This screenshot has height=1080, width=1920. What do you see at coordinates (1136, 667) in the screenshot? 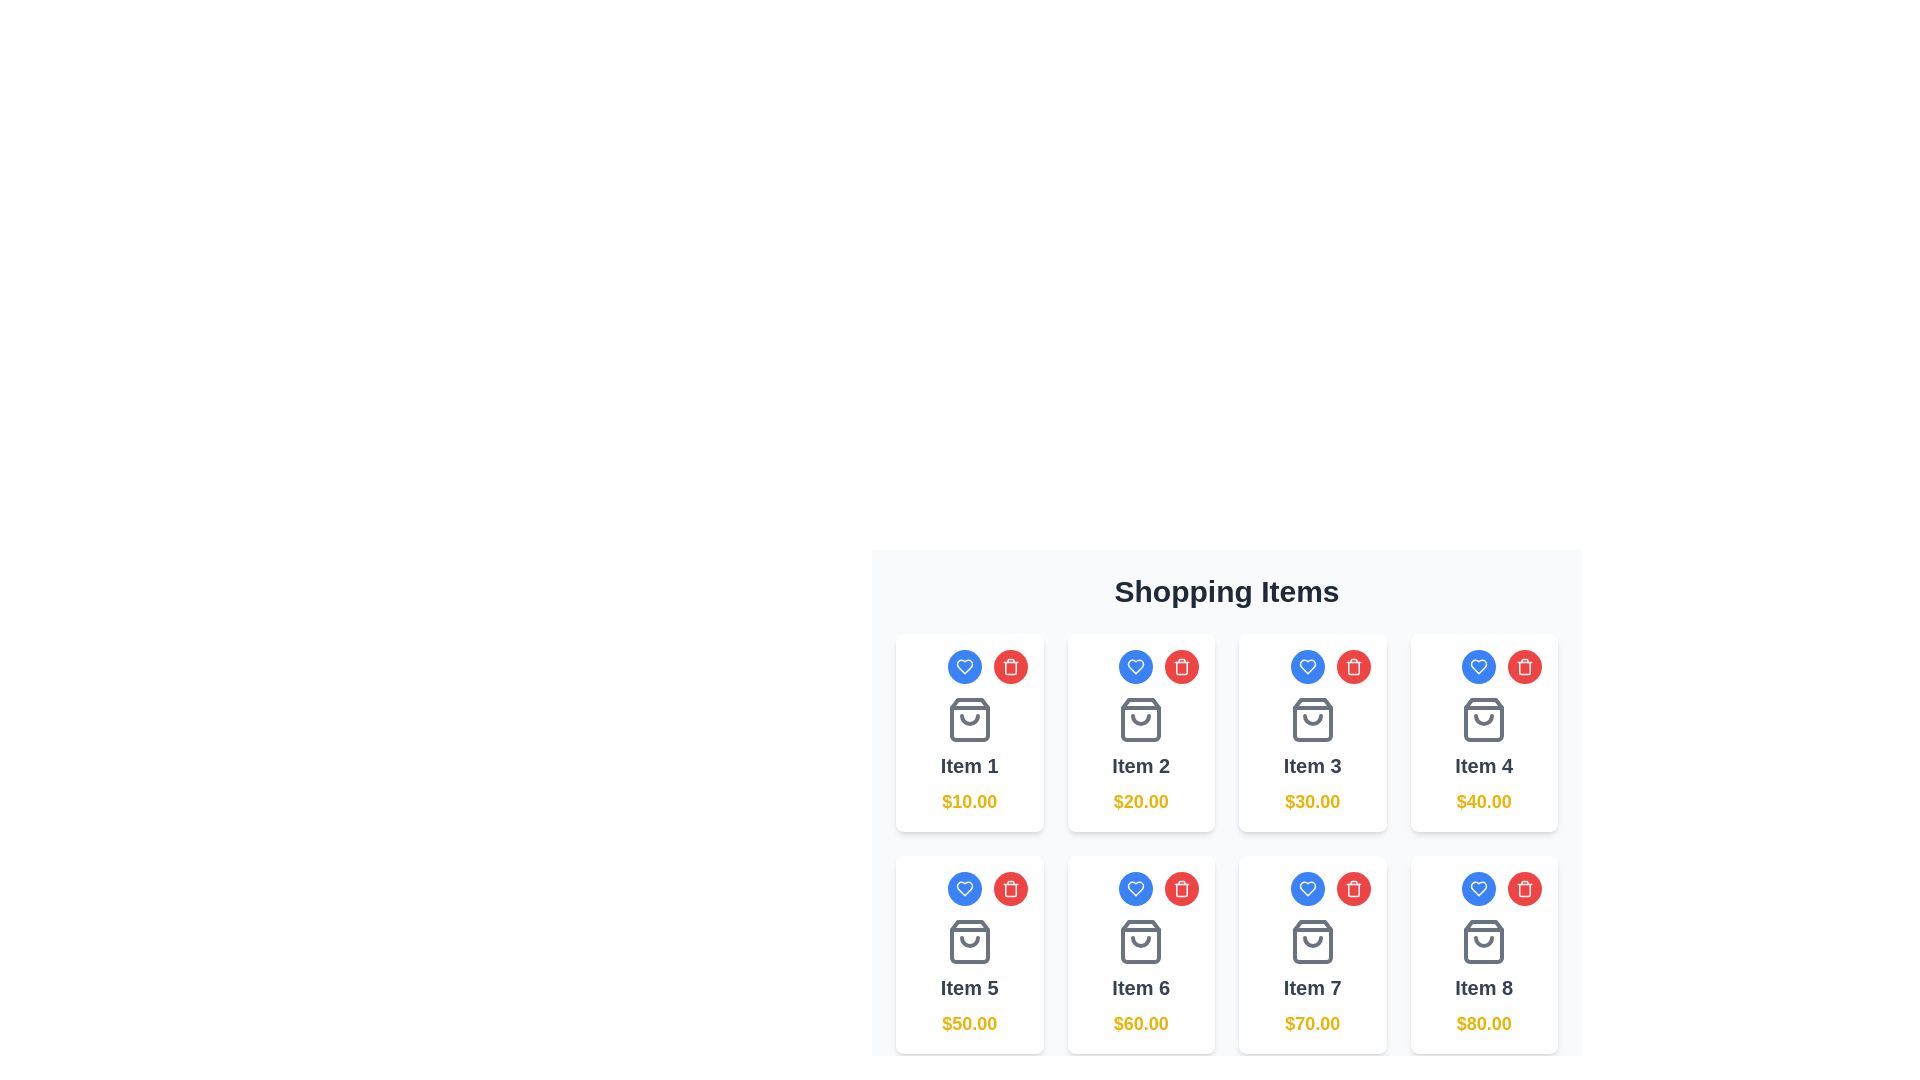
I see `the heart-shaped icon outlined in blue, which represents the 'favorite' feature, located above the second item's title and price in the shopping items grid` at bounding box center [1136, 667].